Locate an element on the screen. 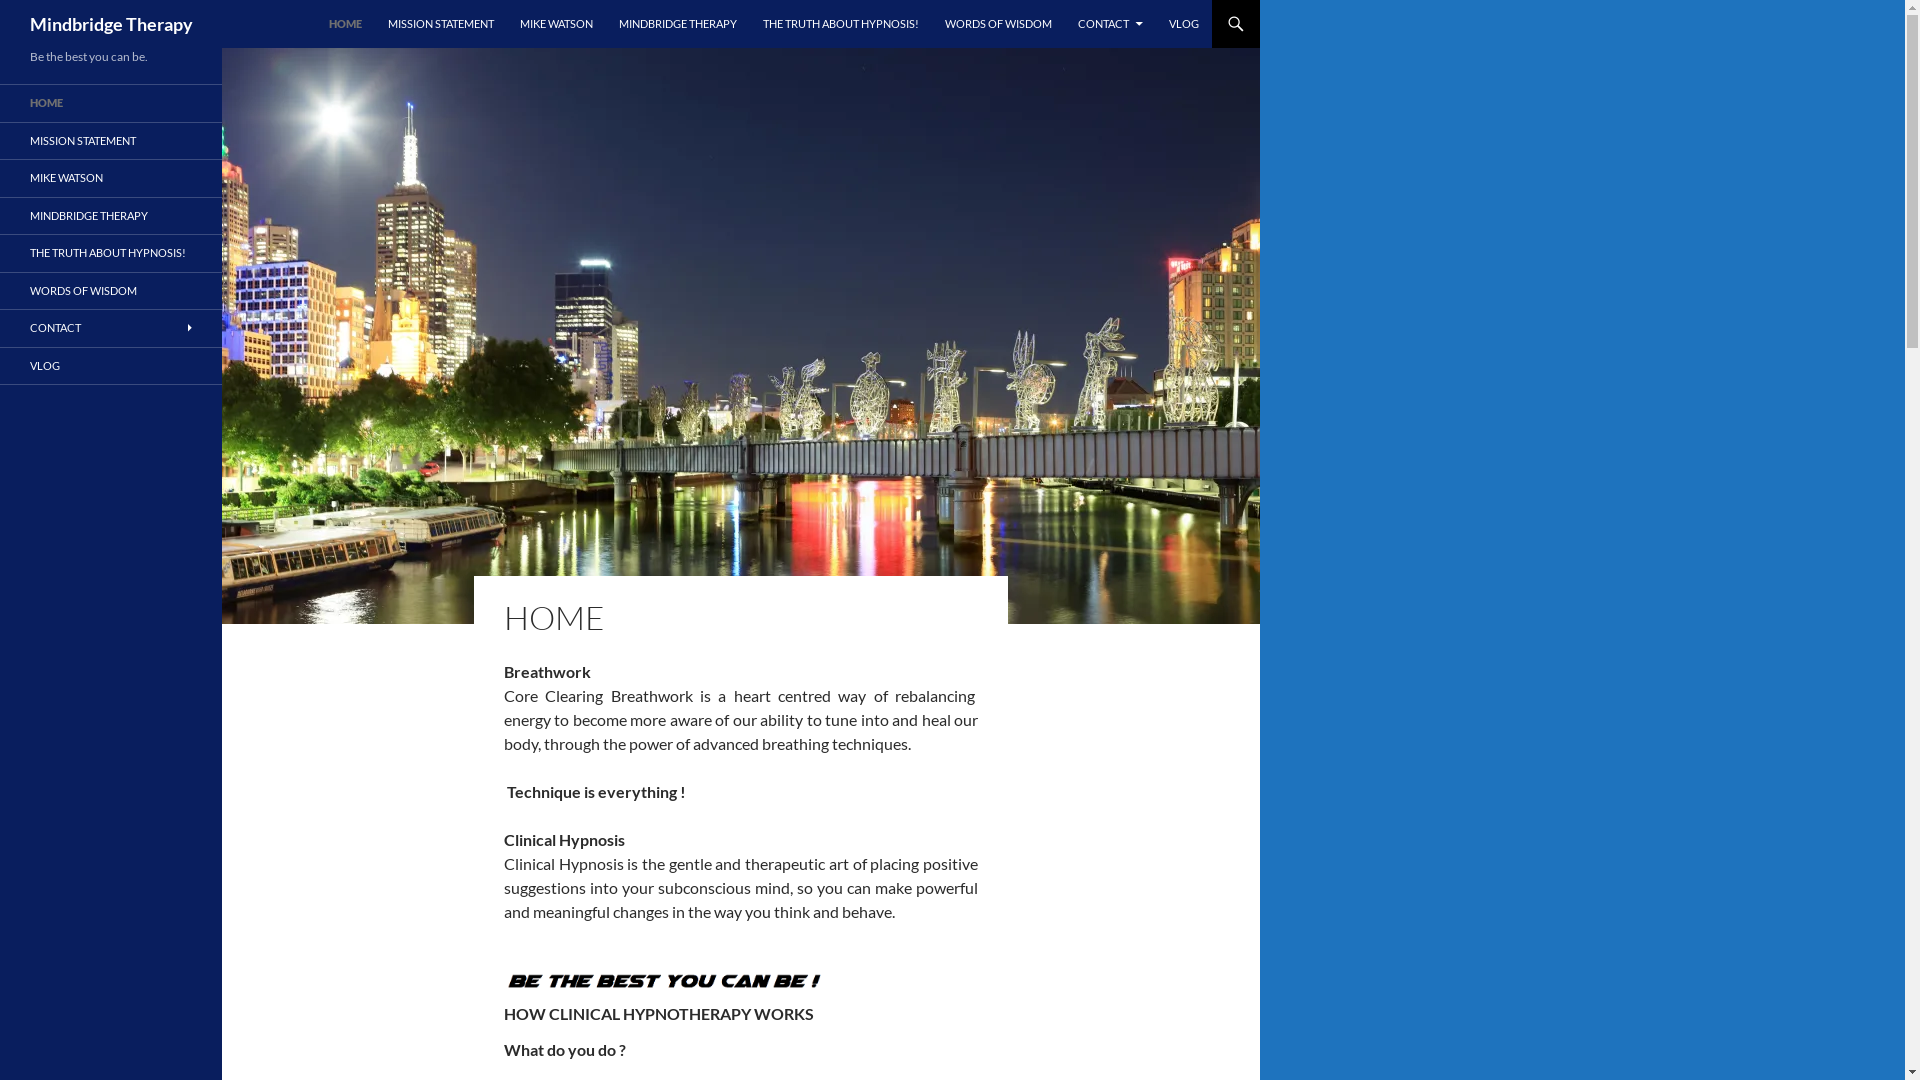 The width and height of the screenshot is (1920, 1080). 'CONTACT' is located at coordinates (1064, 23).